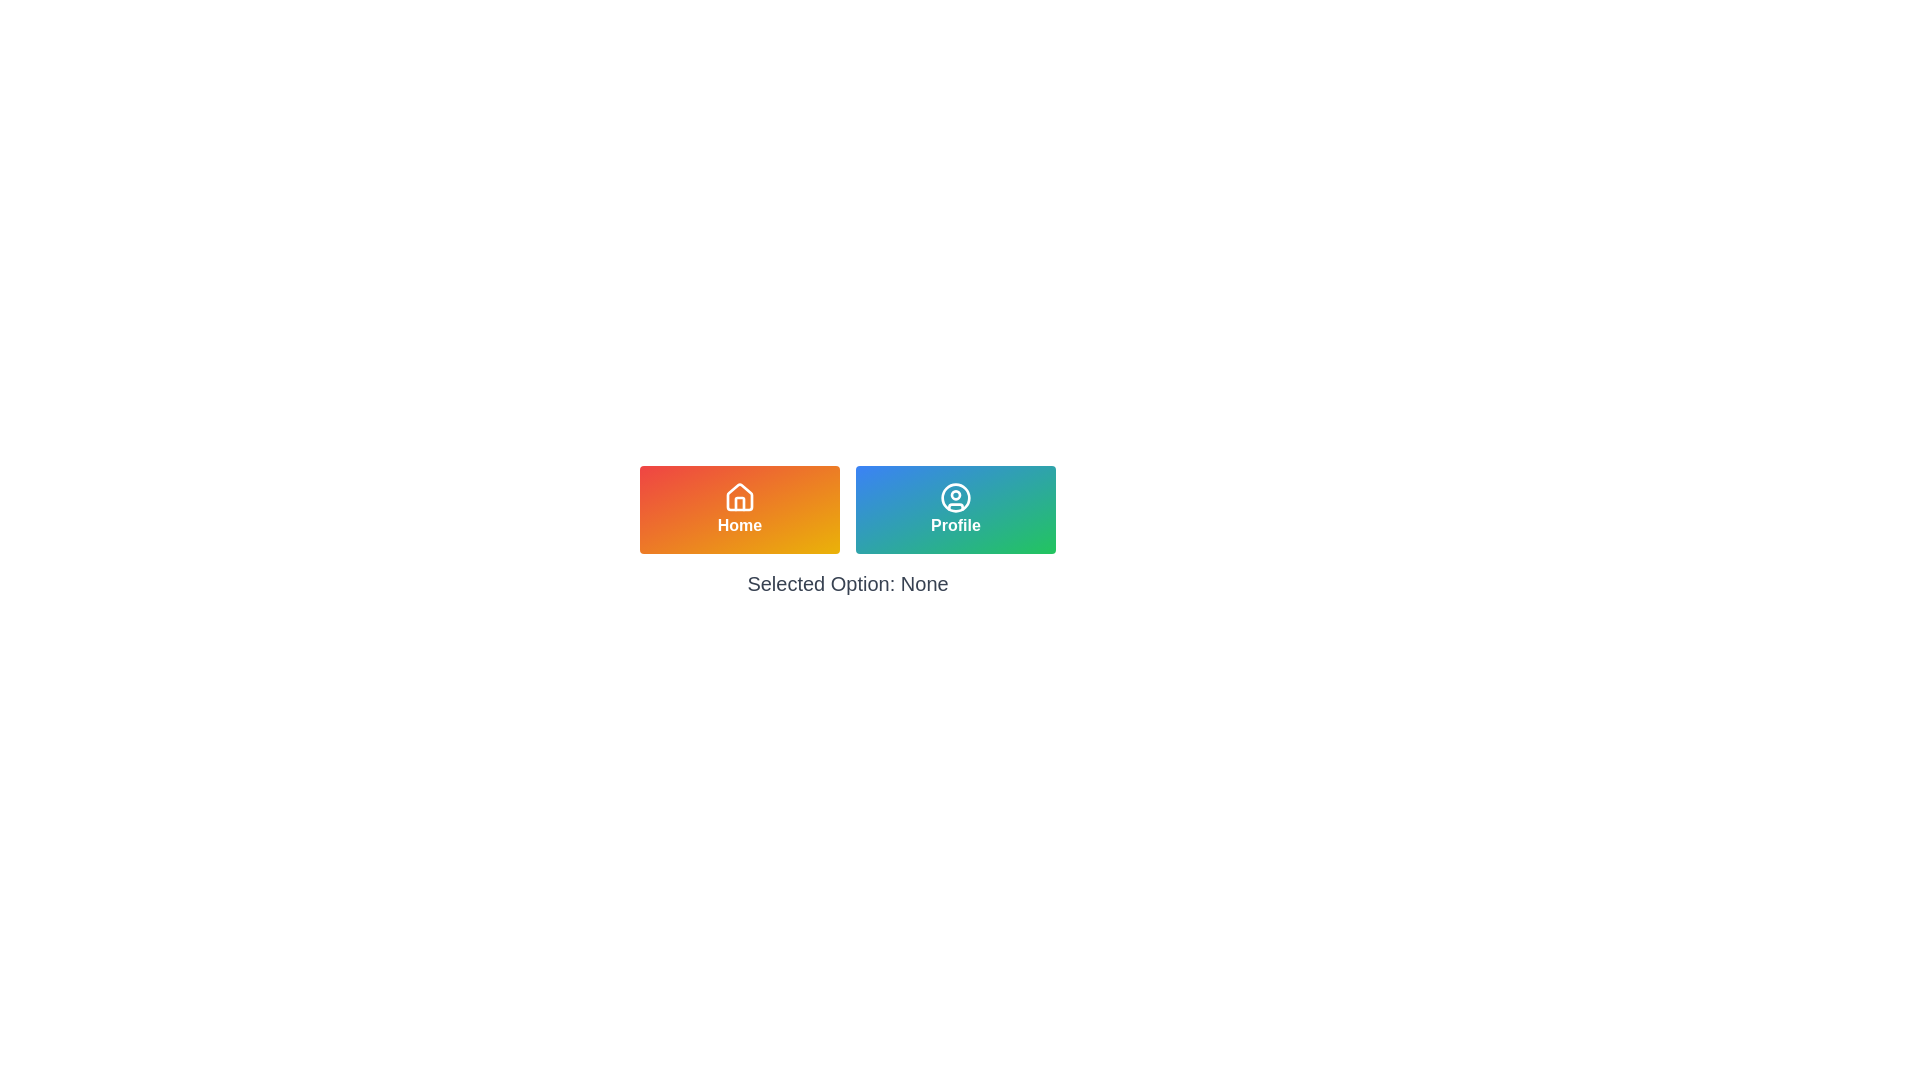 The image size is (1920, 1080). Describe the element at coordinates (954, 496) in the screenshot. I see `the circular icon with a simplistic user figure inside, located at the center-top of the 'Profile' card on the right side of the horizontal group of two cards` at that location.